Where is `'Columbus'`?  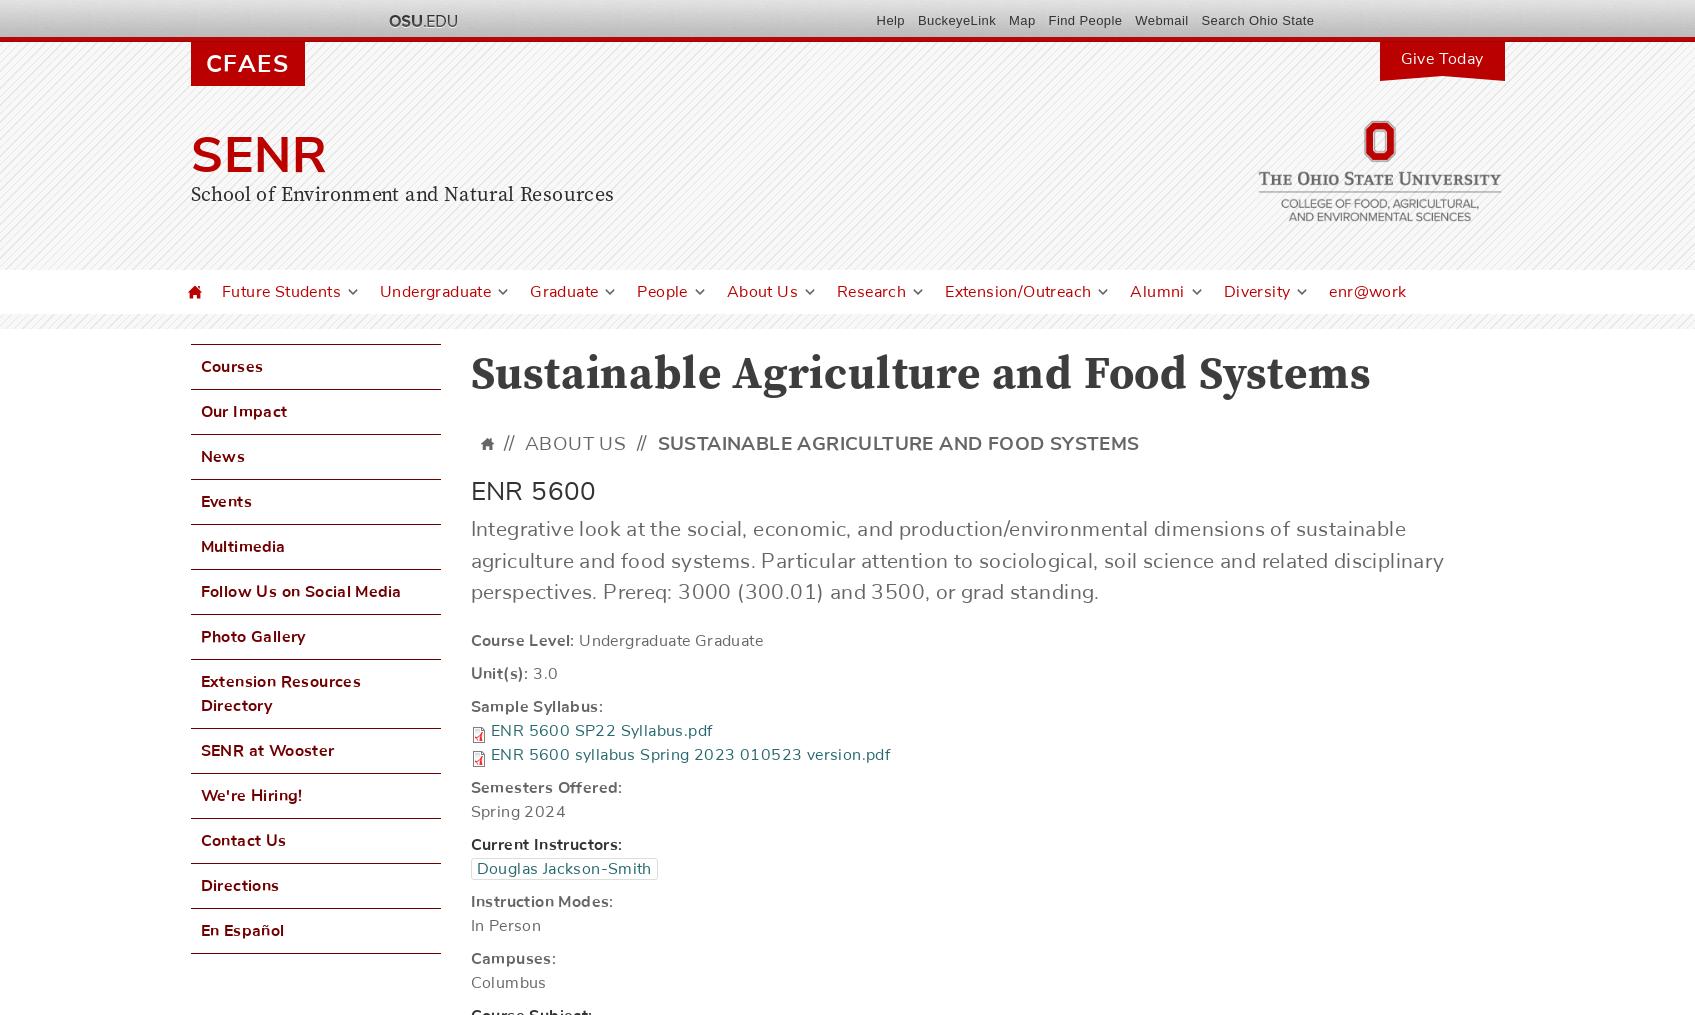
'Columbus' is located at coordinates (506, 982).